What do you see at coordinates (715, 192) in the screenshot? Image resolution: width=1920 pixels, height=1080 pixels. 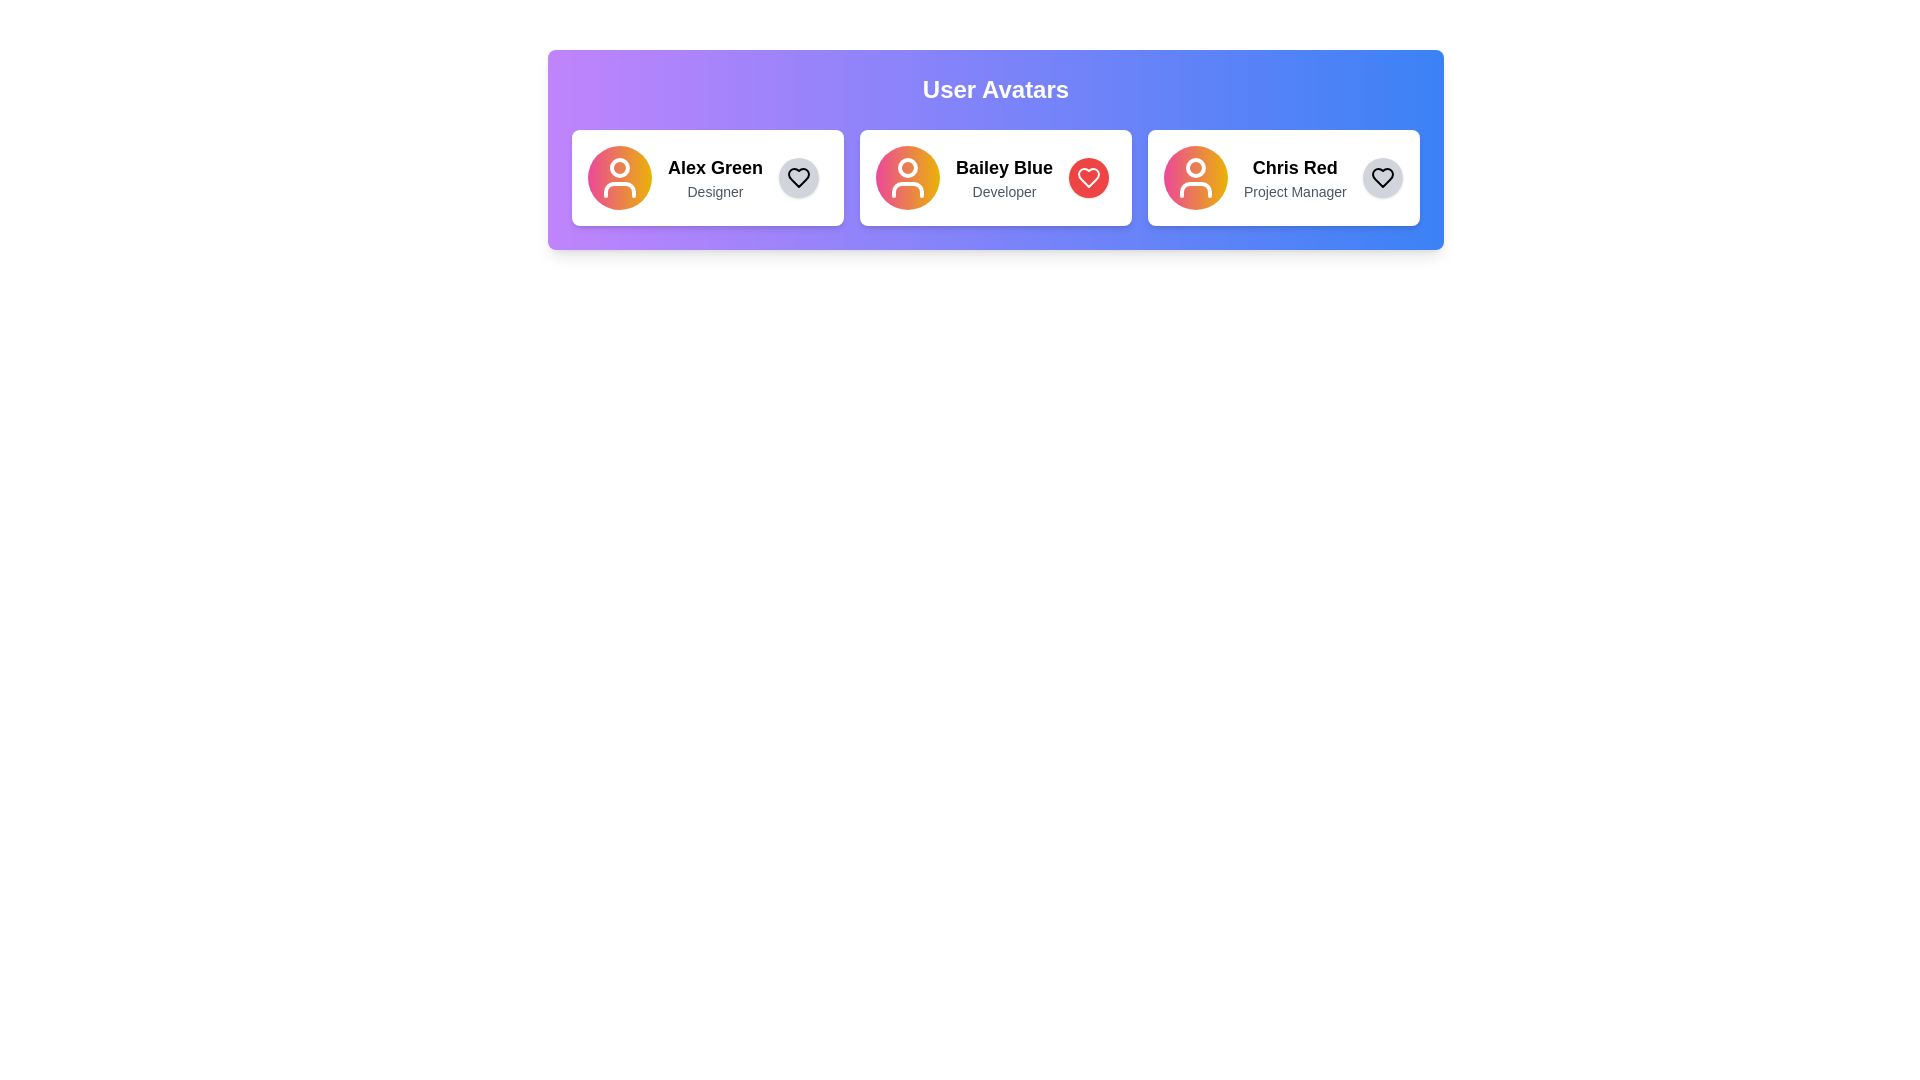 I see `the text label indicating the professional role of the individual named 'Alex Green', which is located below the sibling text element in the user profile card layout` at bounding box center [715, 192].